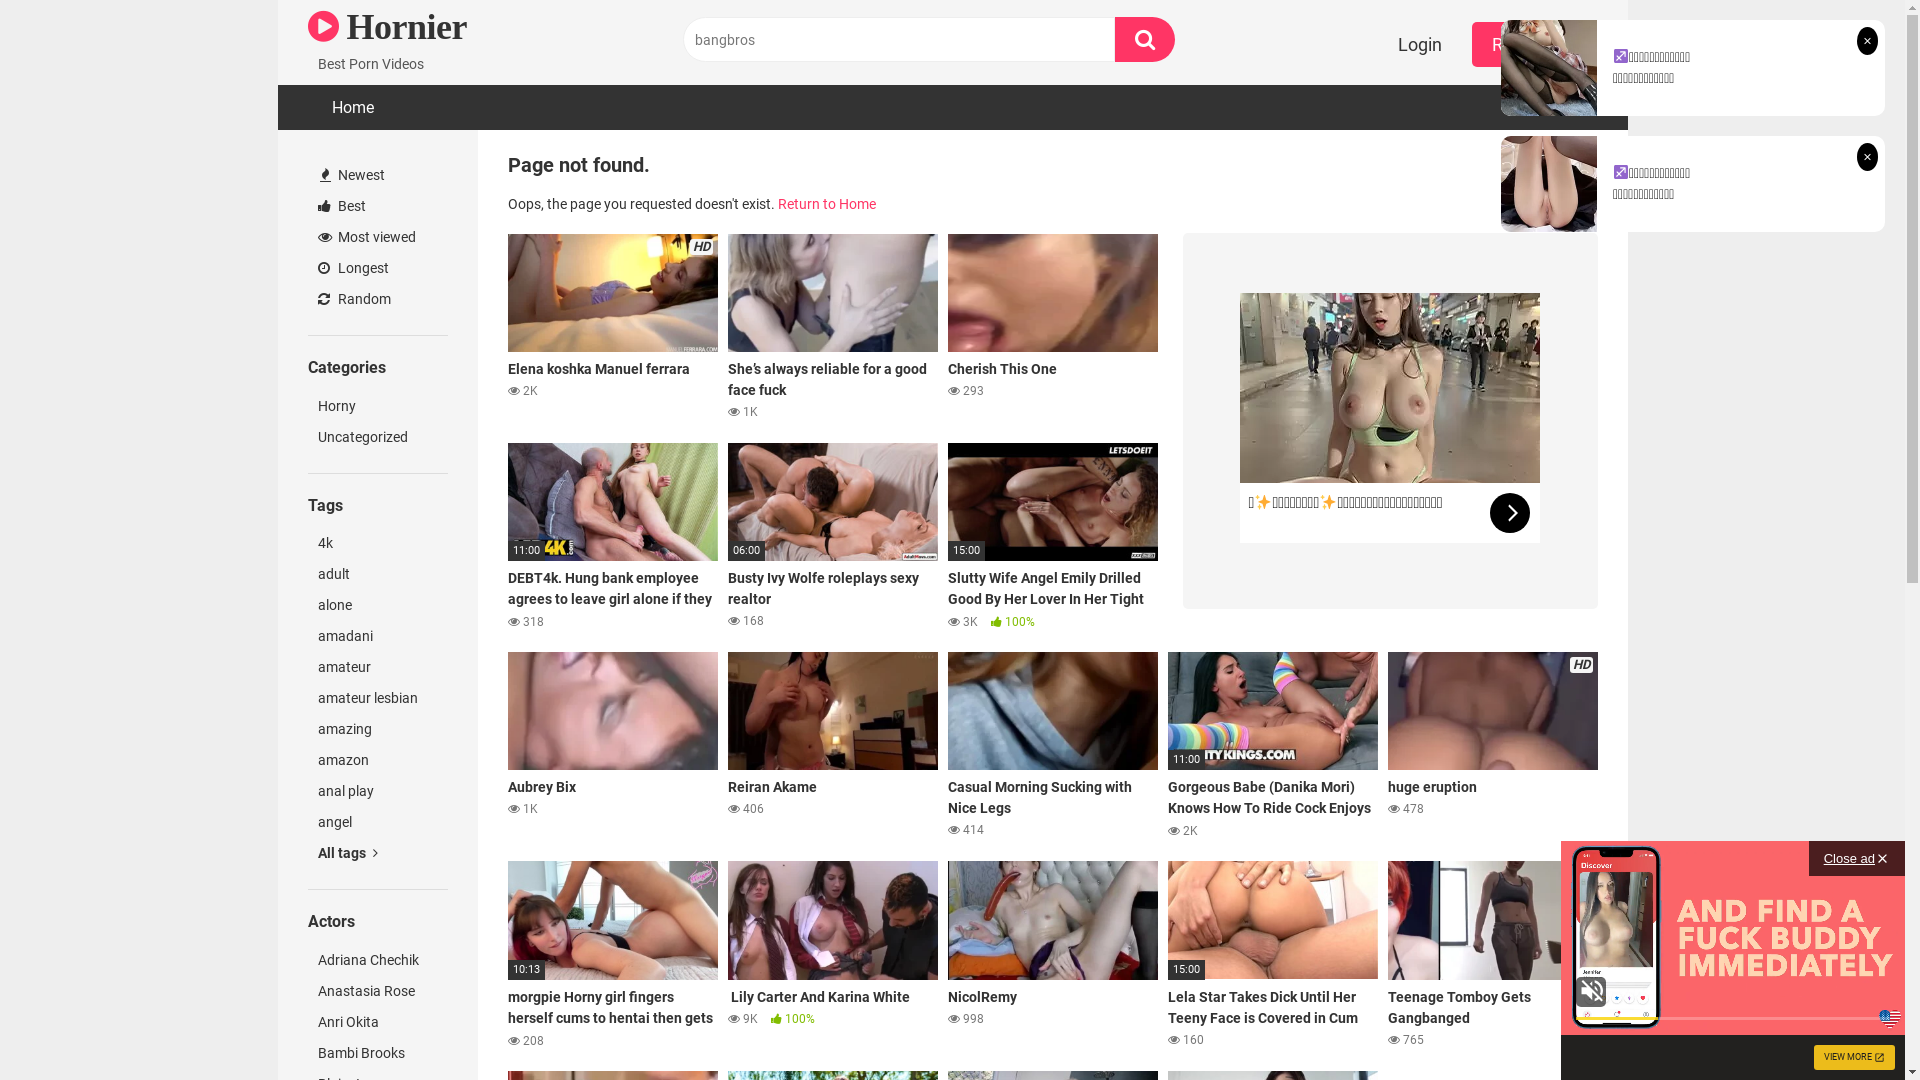 This screenshot has width=1920, height=1080. What do you see at coordinates (1524, 44) in the screenshot?
I see `'Register'` at bounding box center [1524, 44].